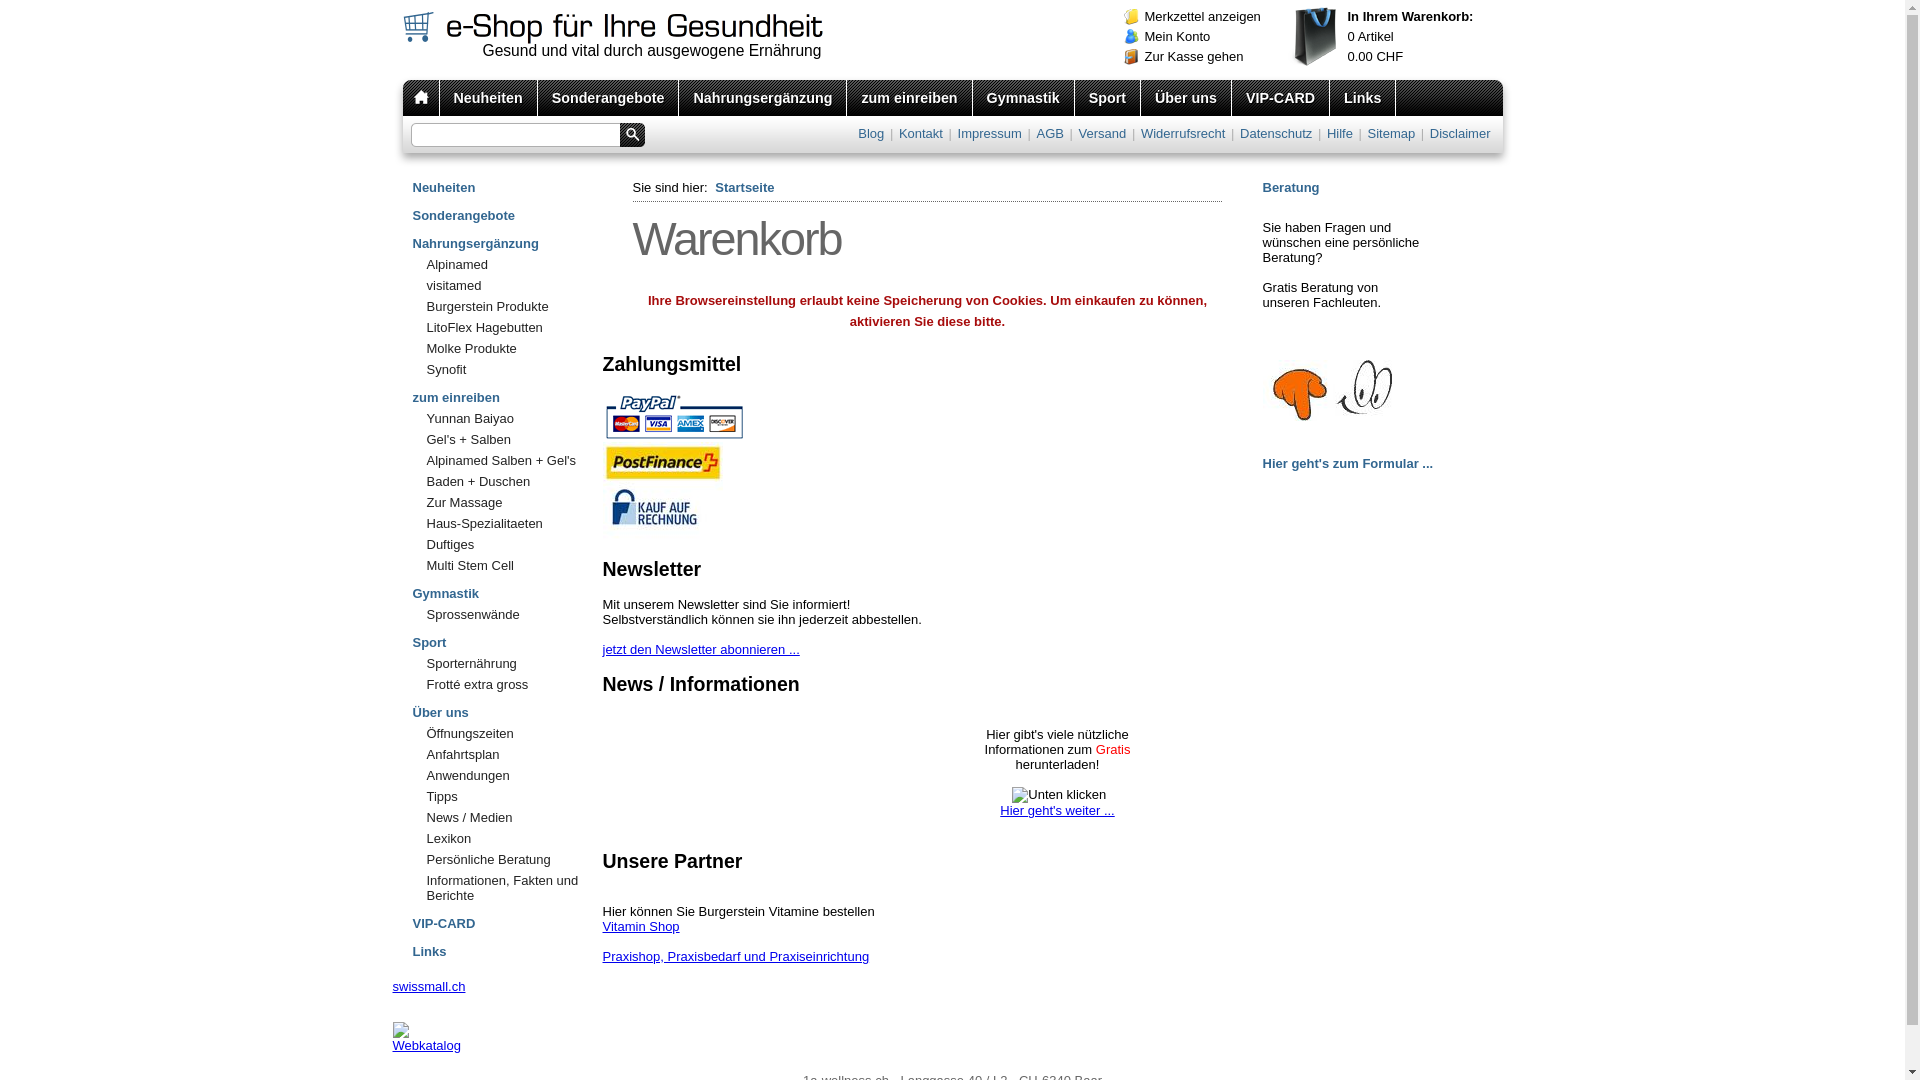 Image resolution: width=1920 pixels, height=1080 pixels. What do you see at coordinates (507, 263) in the screenshot?
I see `'Alpinamed'` at bounding box center [507, 263].